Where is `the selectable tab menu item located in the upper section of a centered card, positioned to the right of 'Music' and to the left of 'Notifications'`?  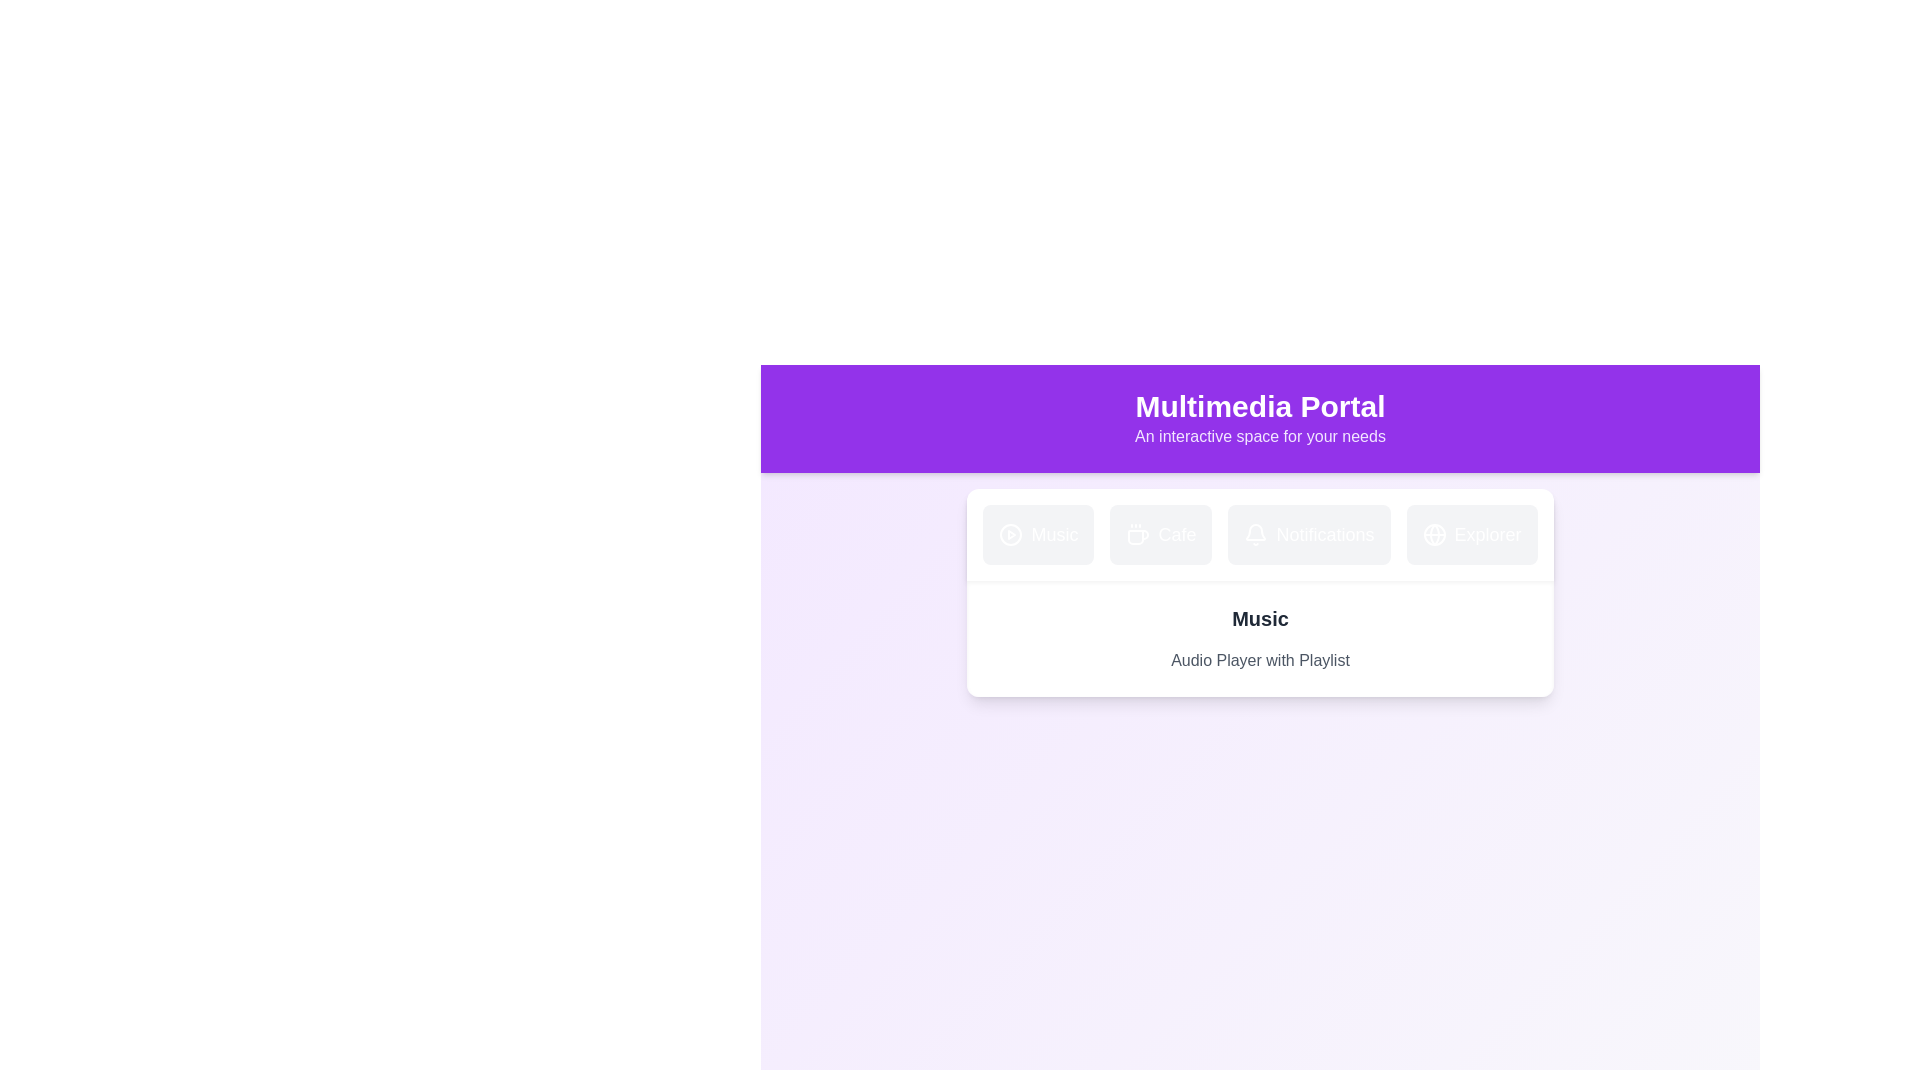 the selectable tab menu item located in the upper section of a centered card, positioned to the right of 'Music' and to the left of 'Notifications' is located at coordinates (1161, 534).